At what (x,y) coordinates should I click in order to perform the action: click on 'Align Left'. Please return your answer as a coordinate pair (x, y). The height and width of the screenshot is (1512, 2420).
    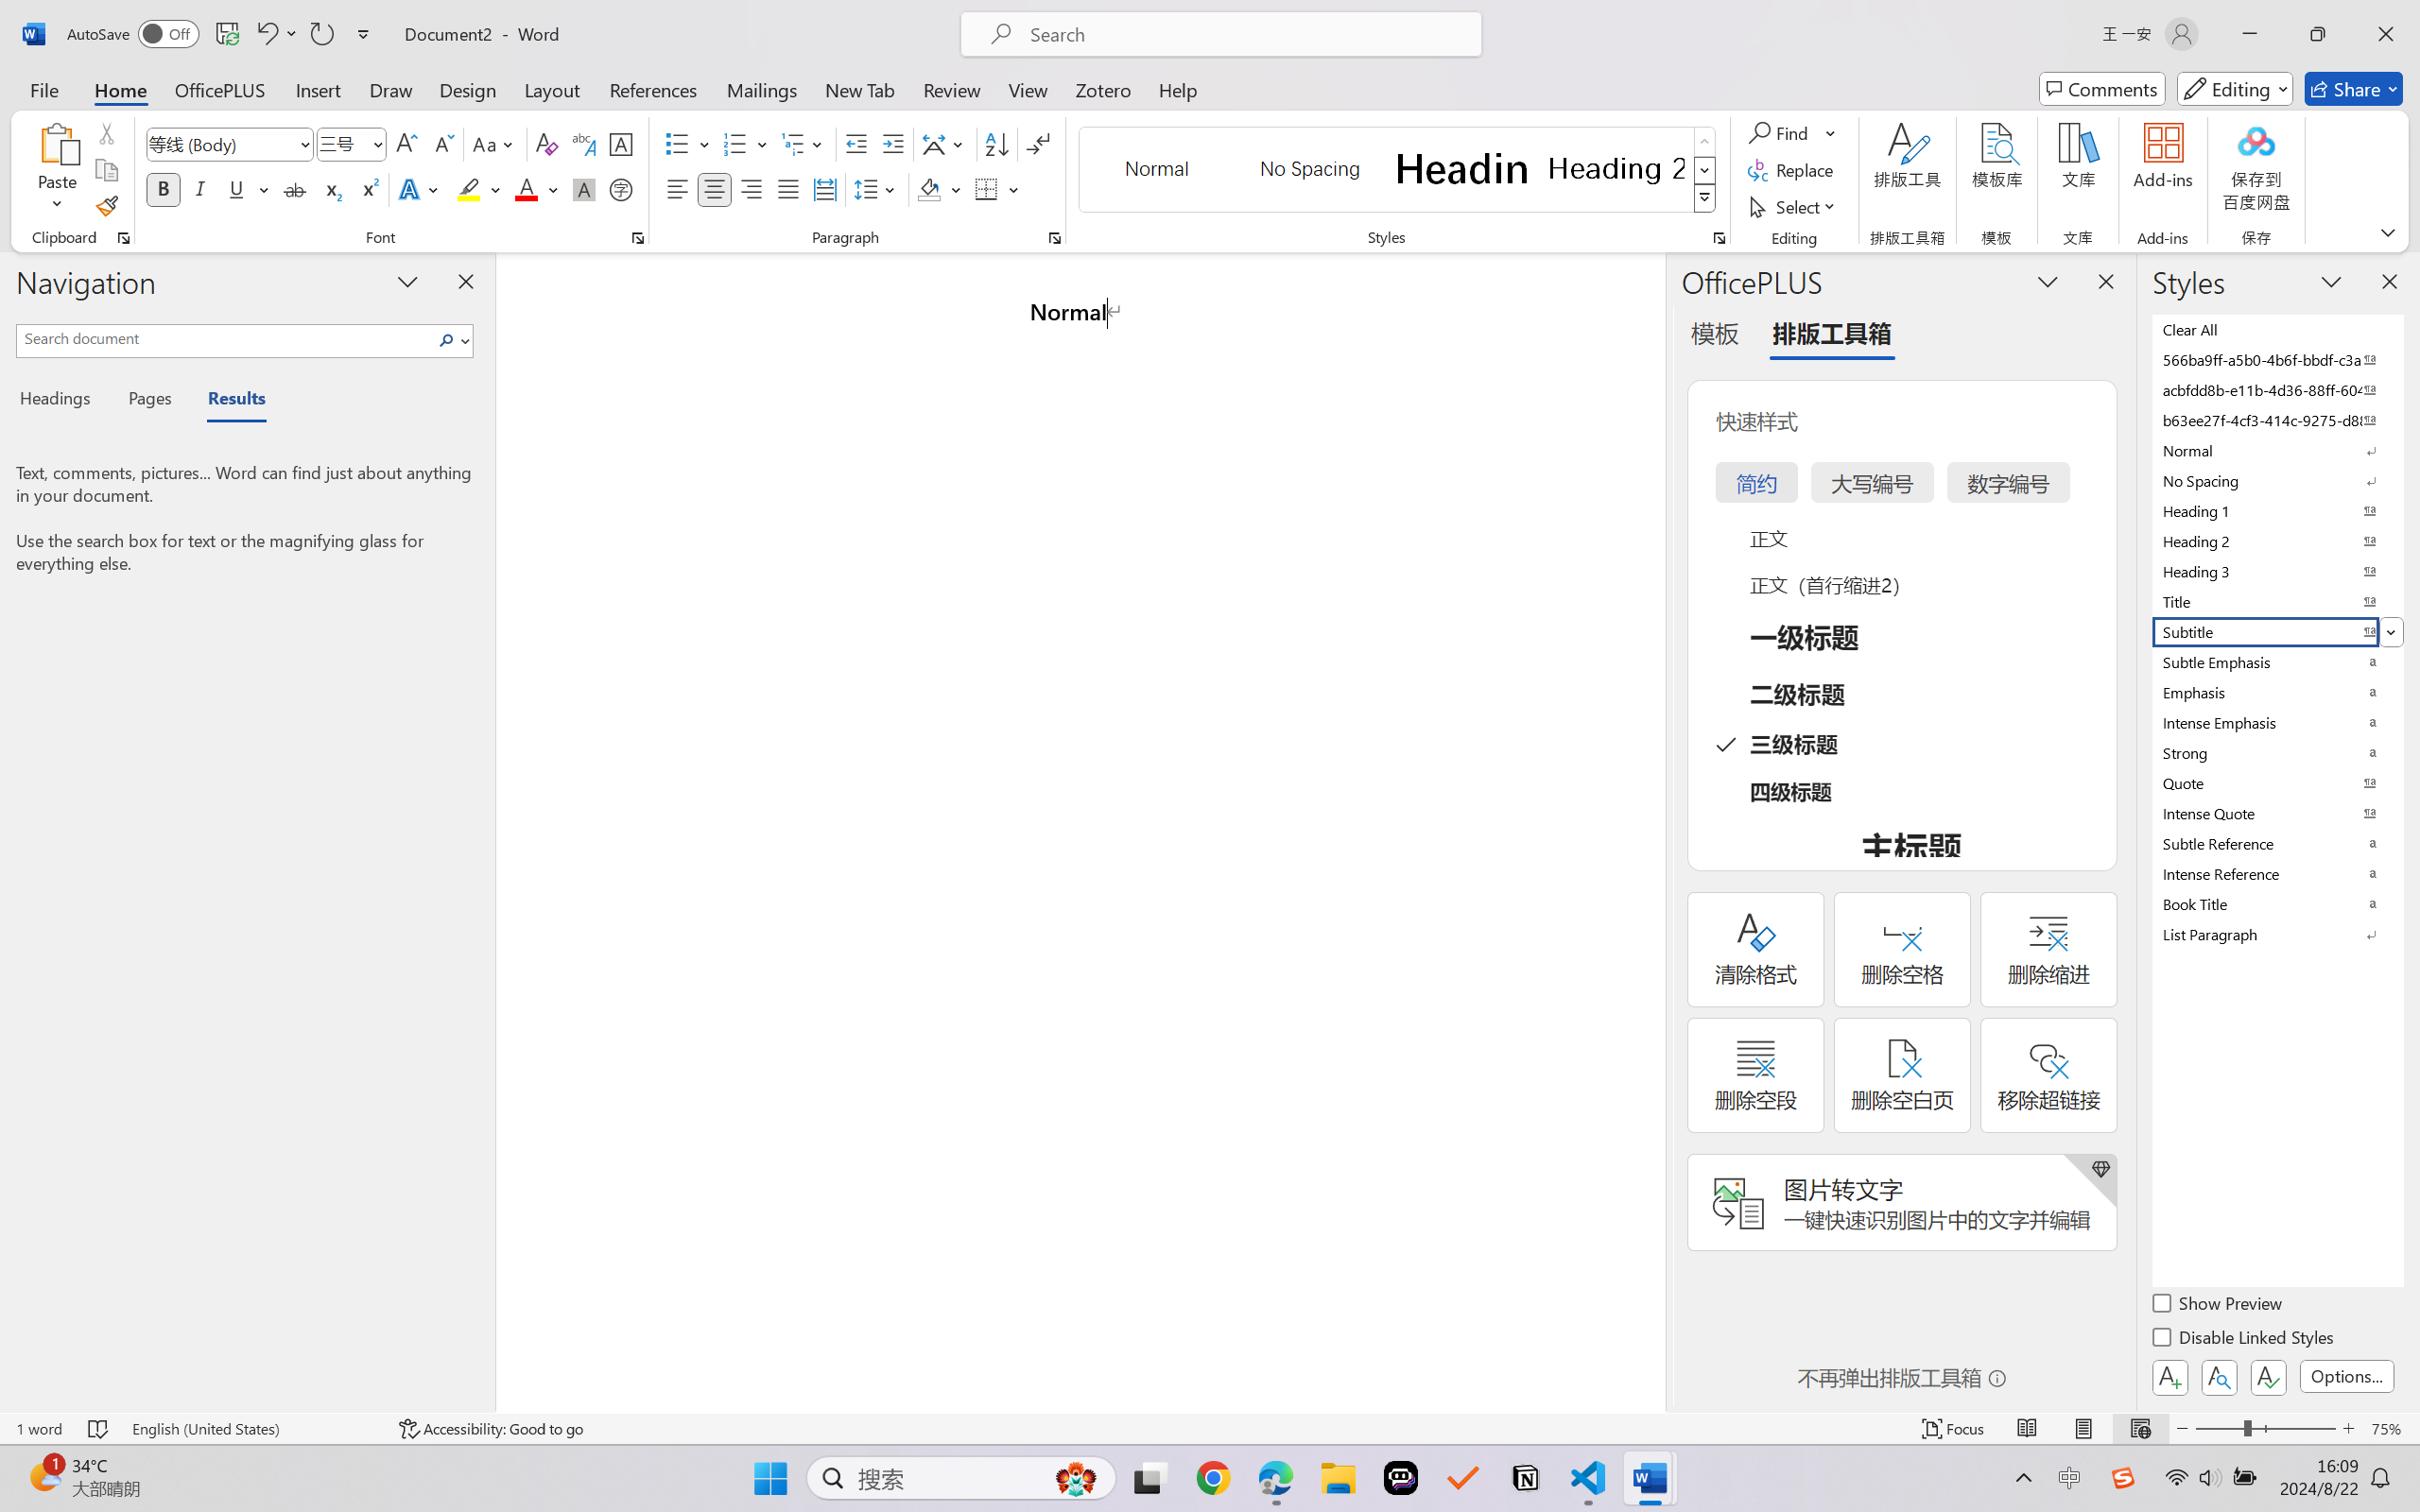
    Looking at the image, I should click on (677, 188).